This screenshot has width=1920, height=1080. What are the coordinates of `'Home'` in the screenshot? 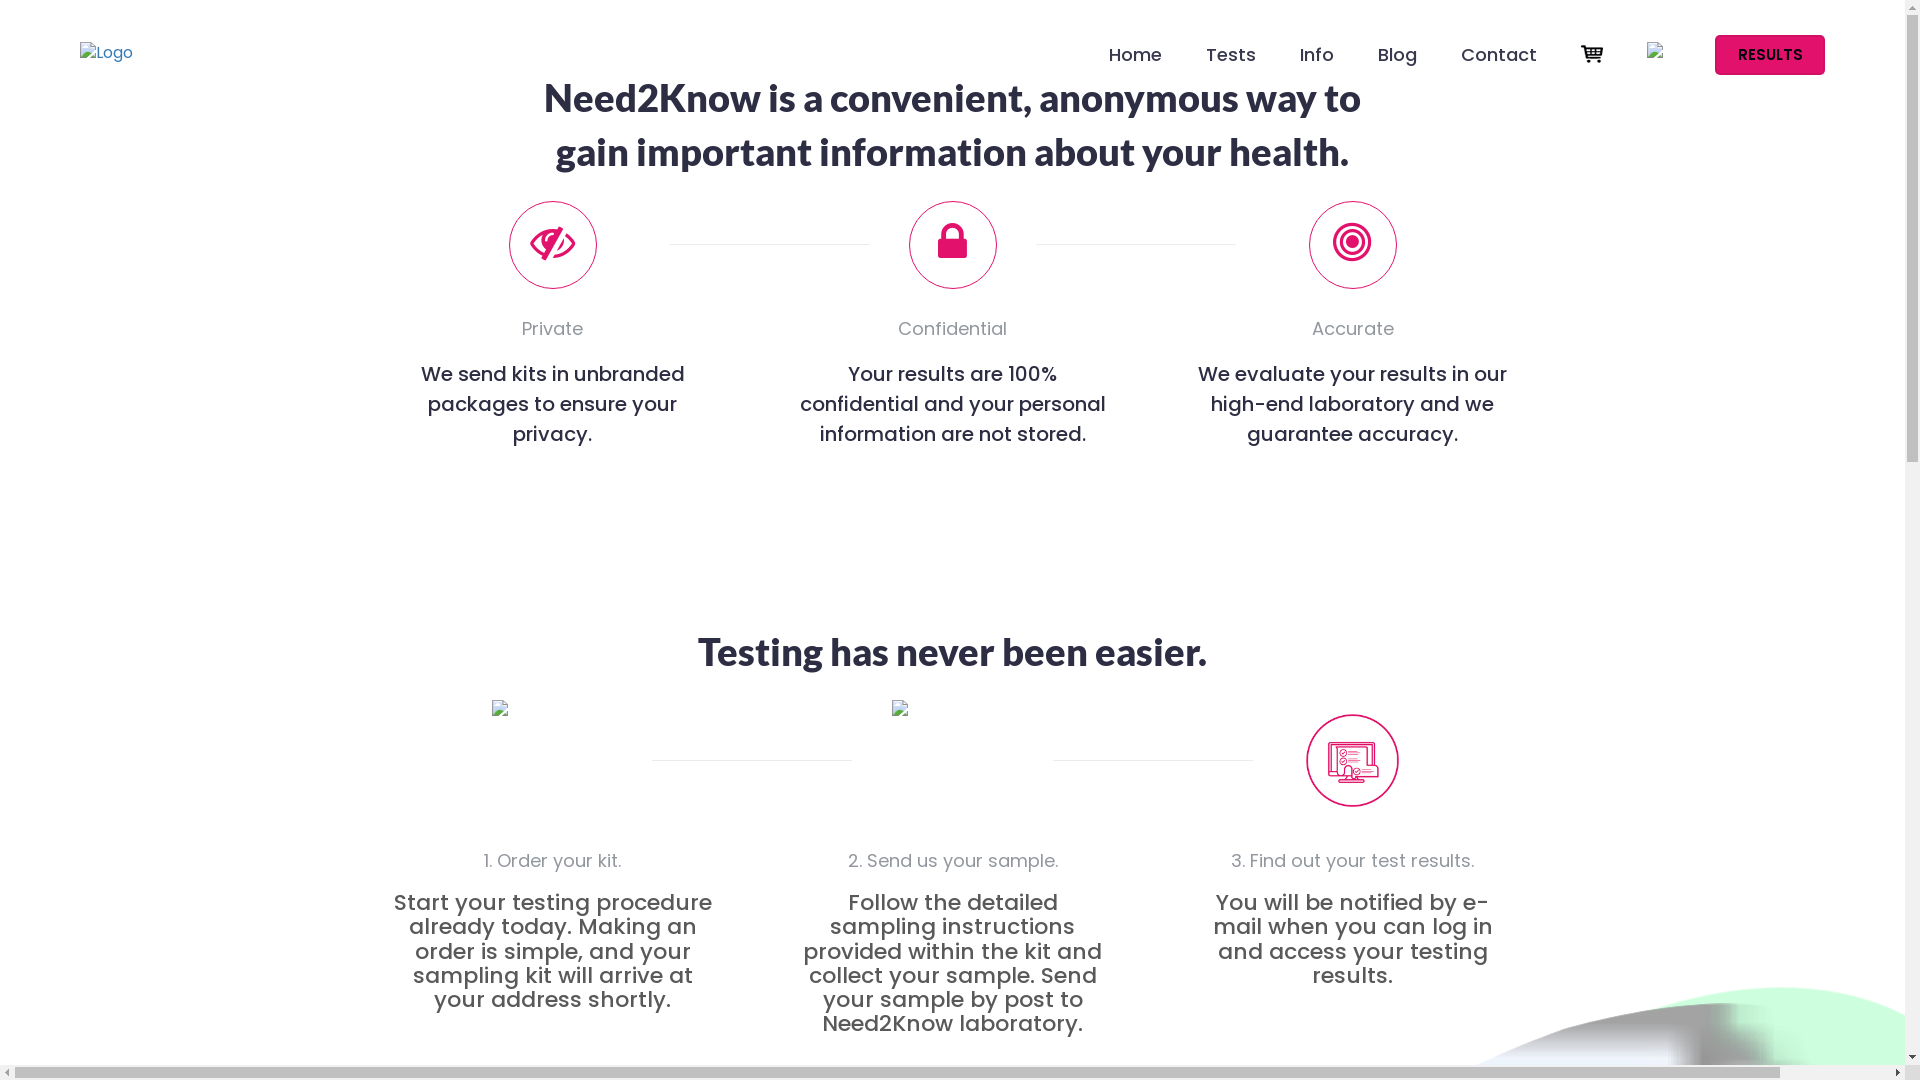 It's located at (1135, 64).